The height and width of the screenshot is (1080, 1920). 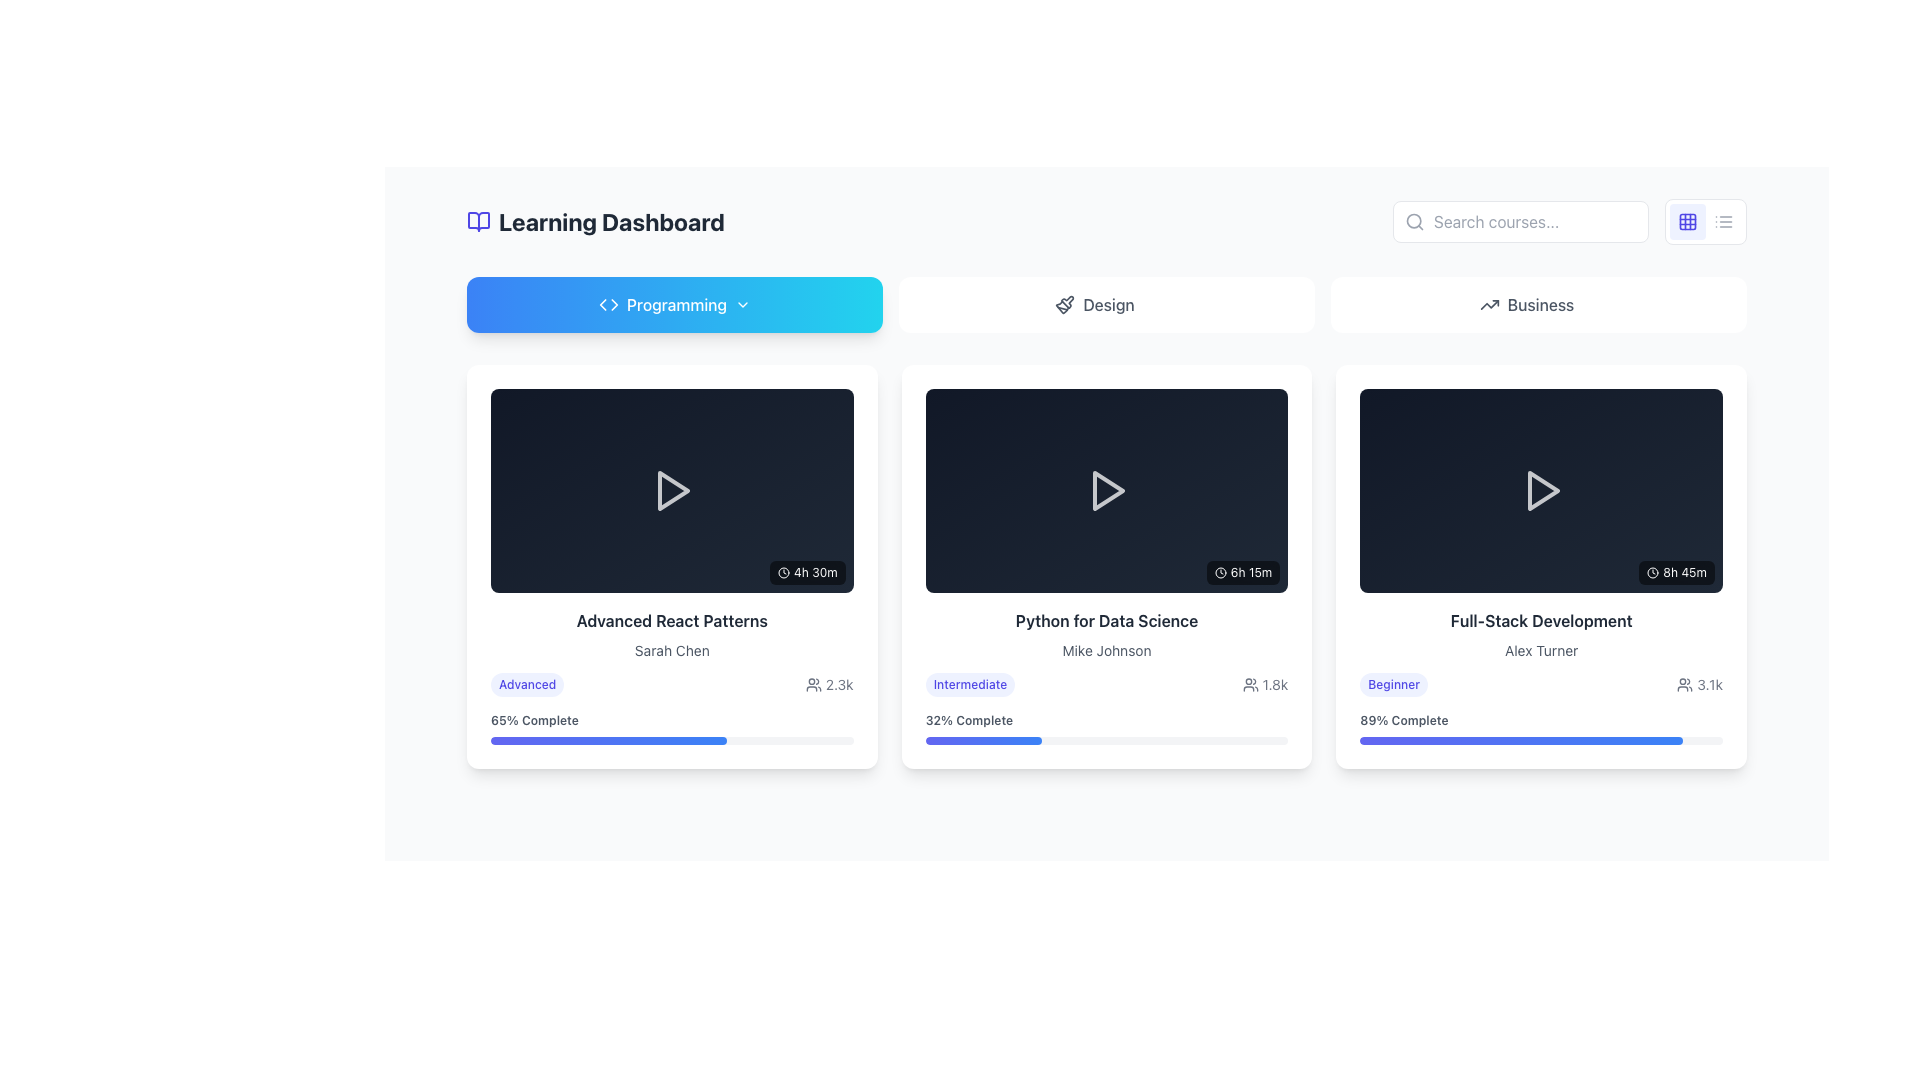 What do you see at coordinates (970, 684) in the screenshot?
I see `pill-shaped label displaying 'Intermediate' that is located below the course title 'Python for Data Science' and above the progress bar in the second card of the course categories list` at bounding box center [970, 684].